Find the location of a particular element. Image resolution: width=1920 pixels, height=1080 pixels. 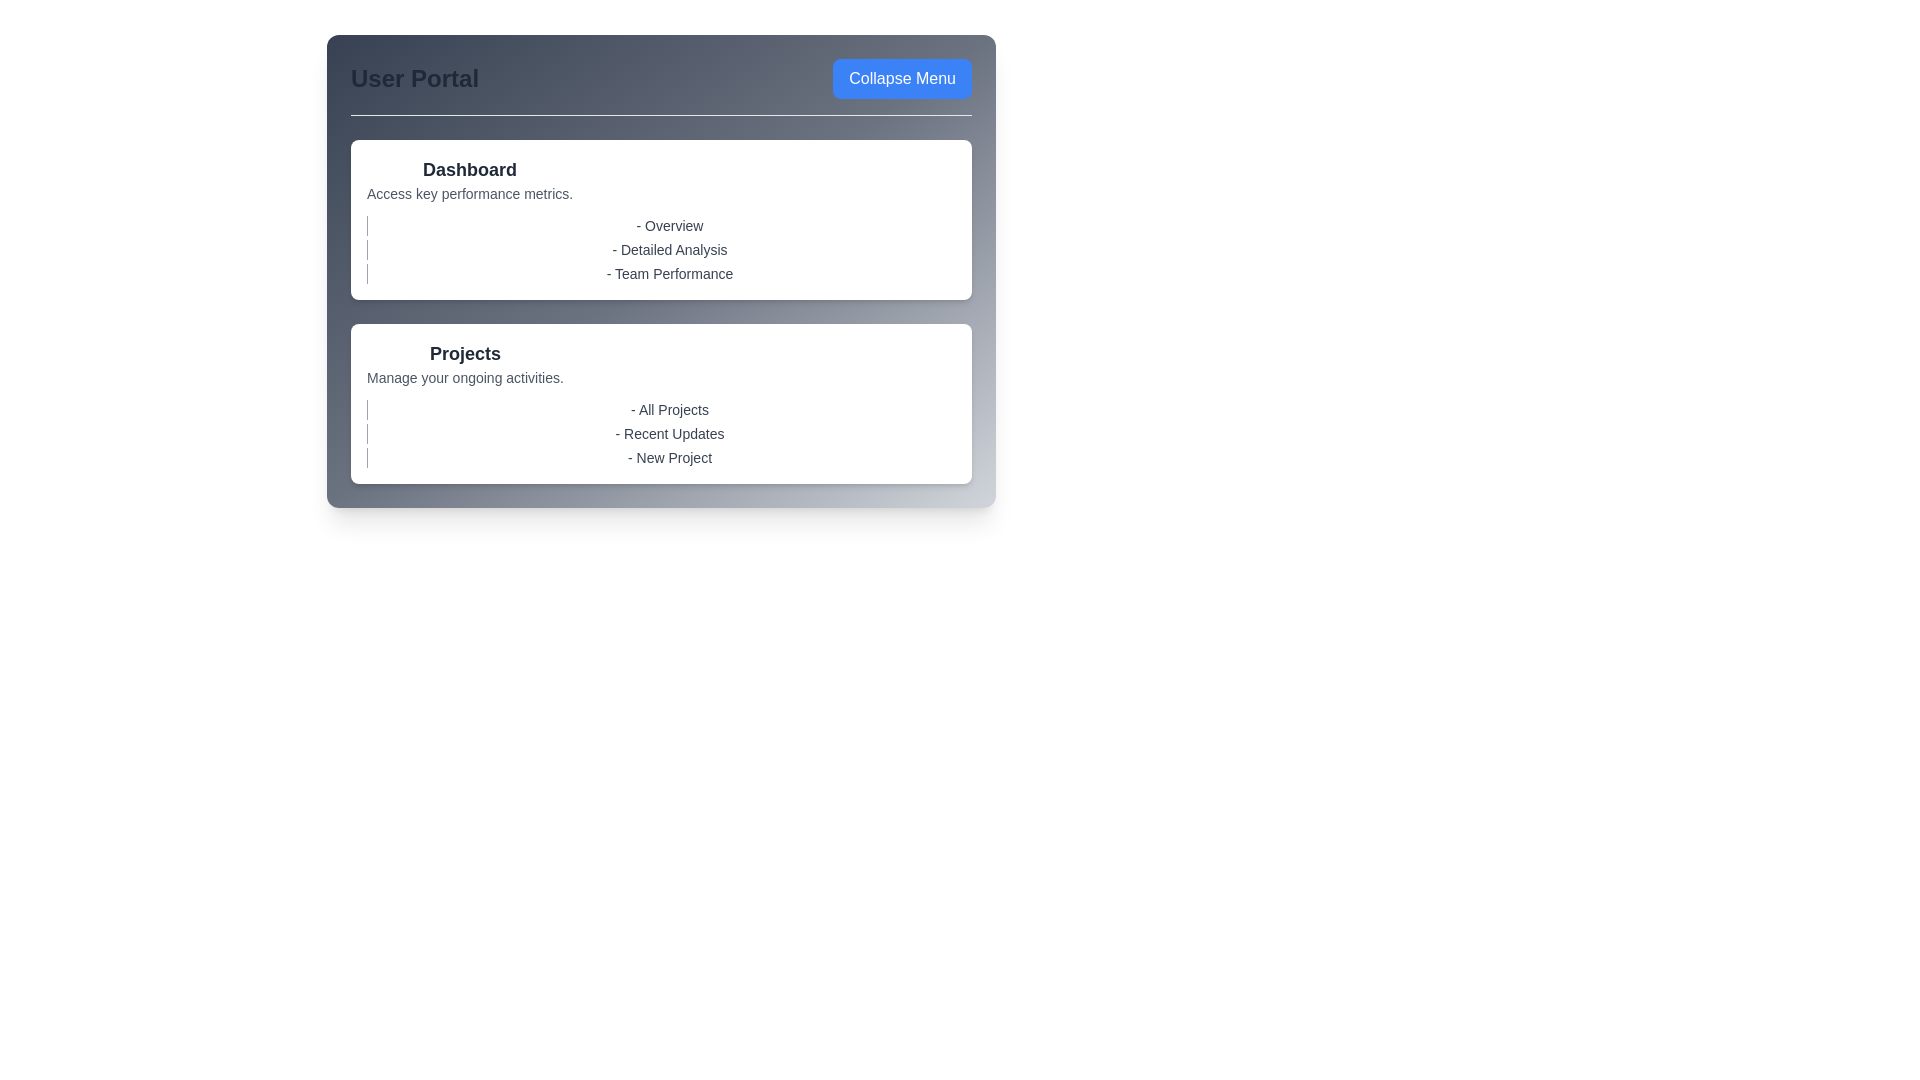

the 'Projects' category to expand its details is located at coordinates (464, 353).